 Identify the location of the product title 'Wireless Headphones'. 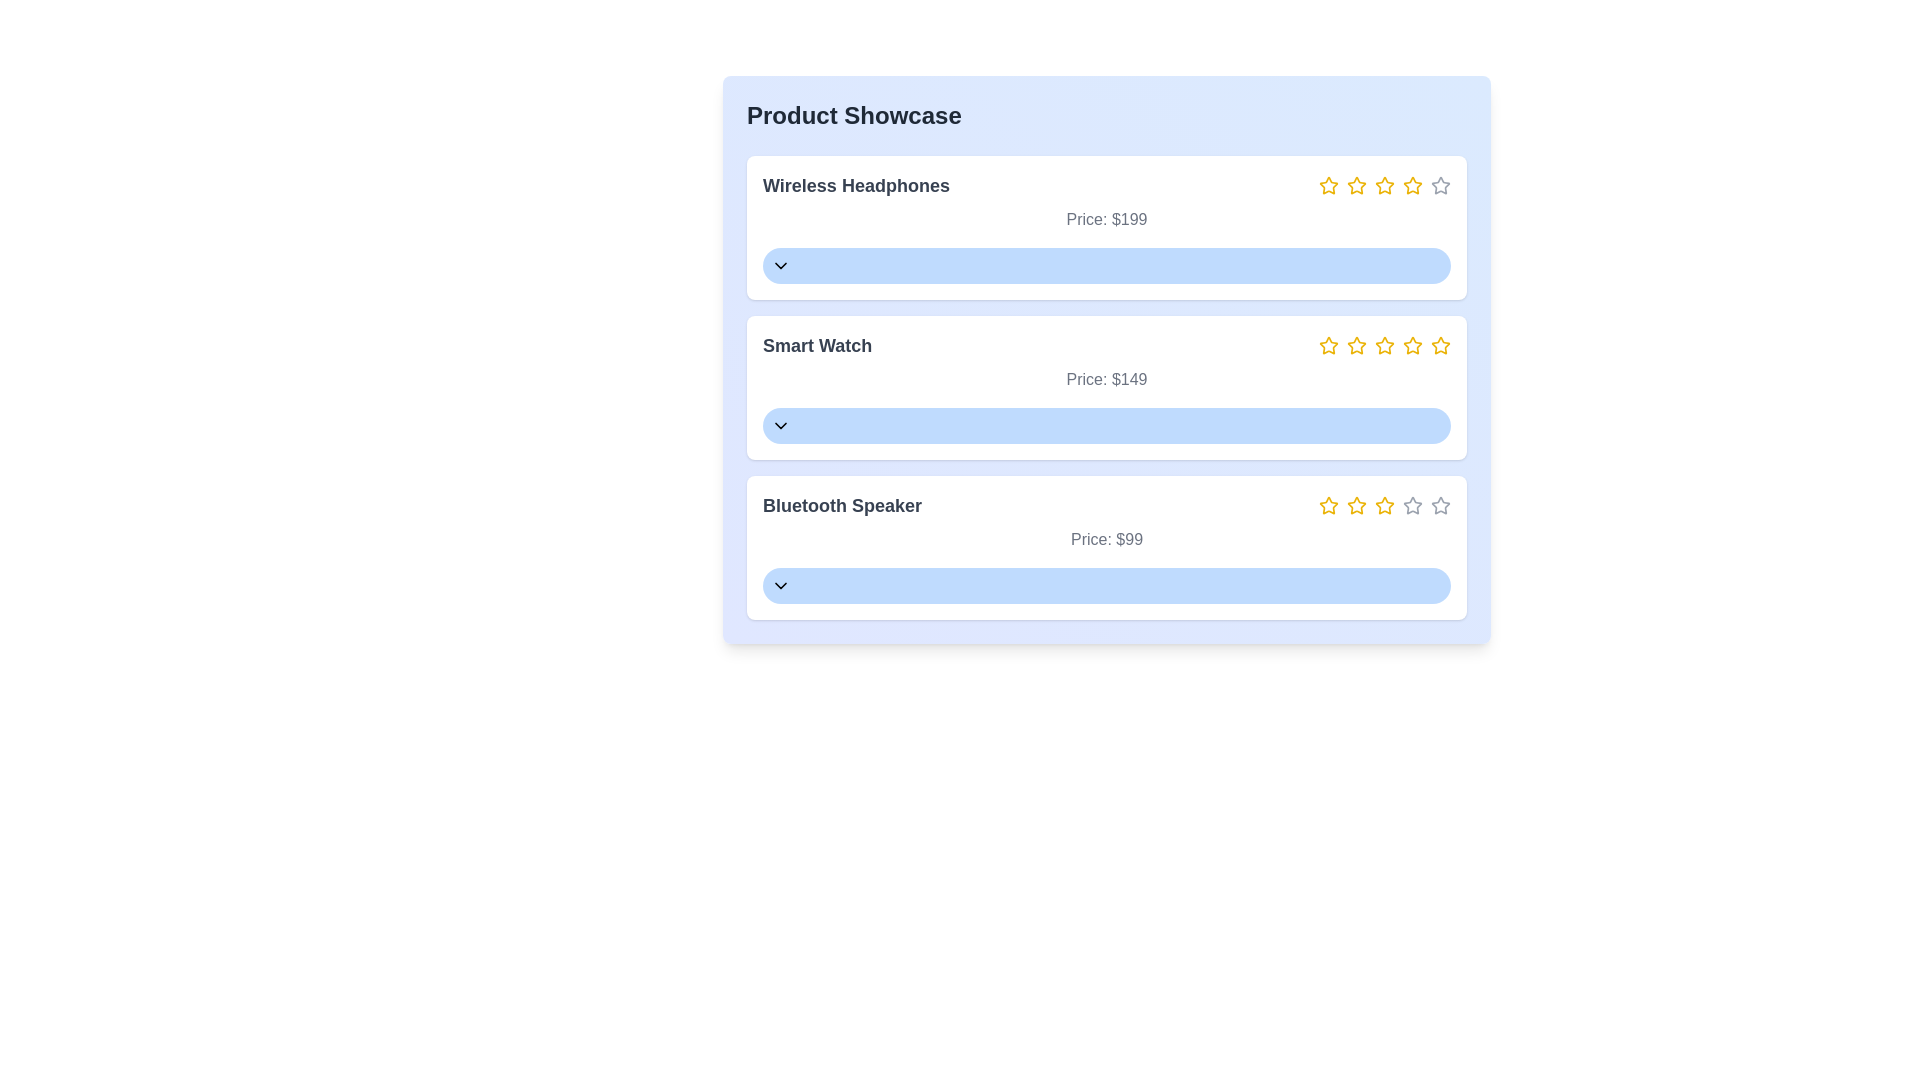
(1106, 185).